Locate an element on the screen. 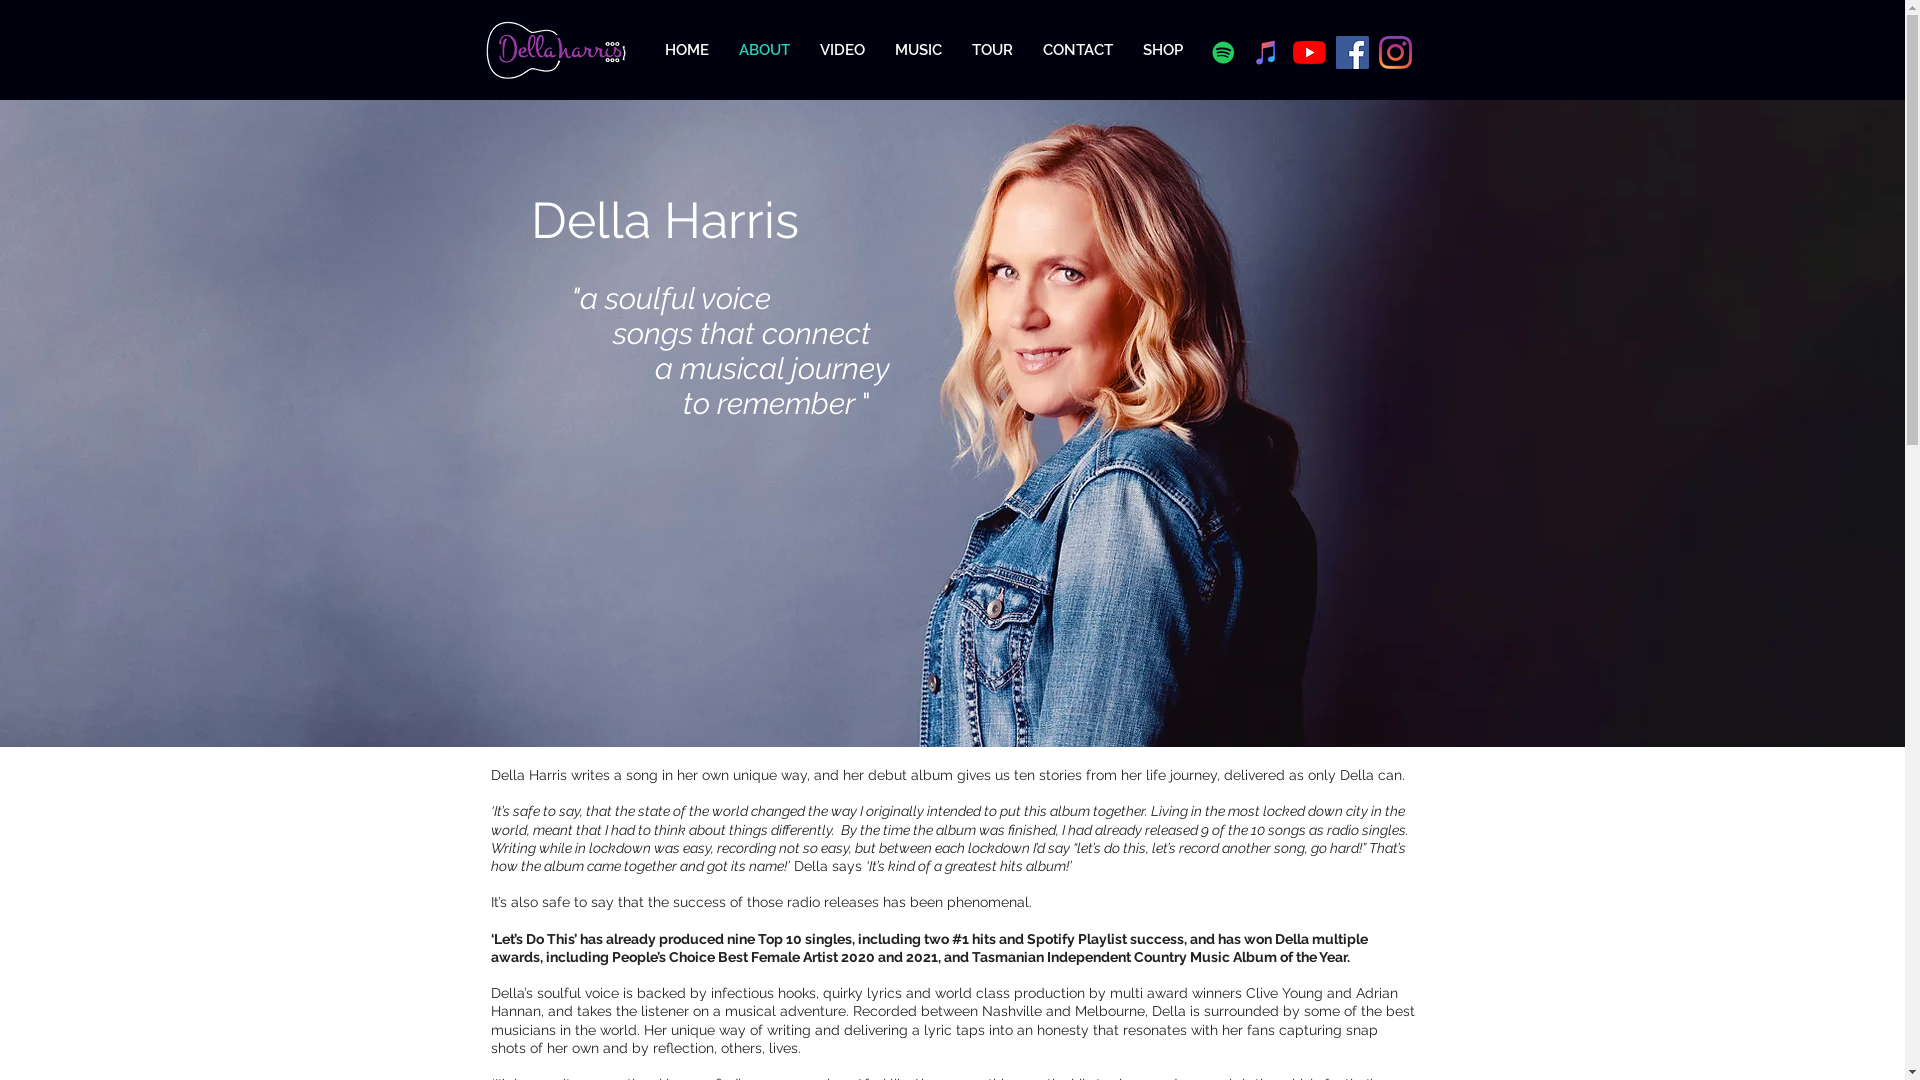 The height and width of the screenshot is (1080, 1920). 'MUSIC' is located at coordinates (917, 49).